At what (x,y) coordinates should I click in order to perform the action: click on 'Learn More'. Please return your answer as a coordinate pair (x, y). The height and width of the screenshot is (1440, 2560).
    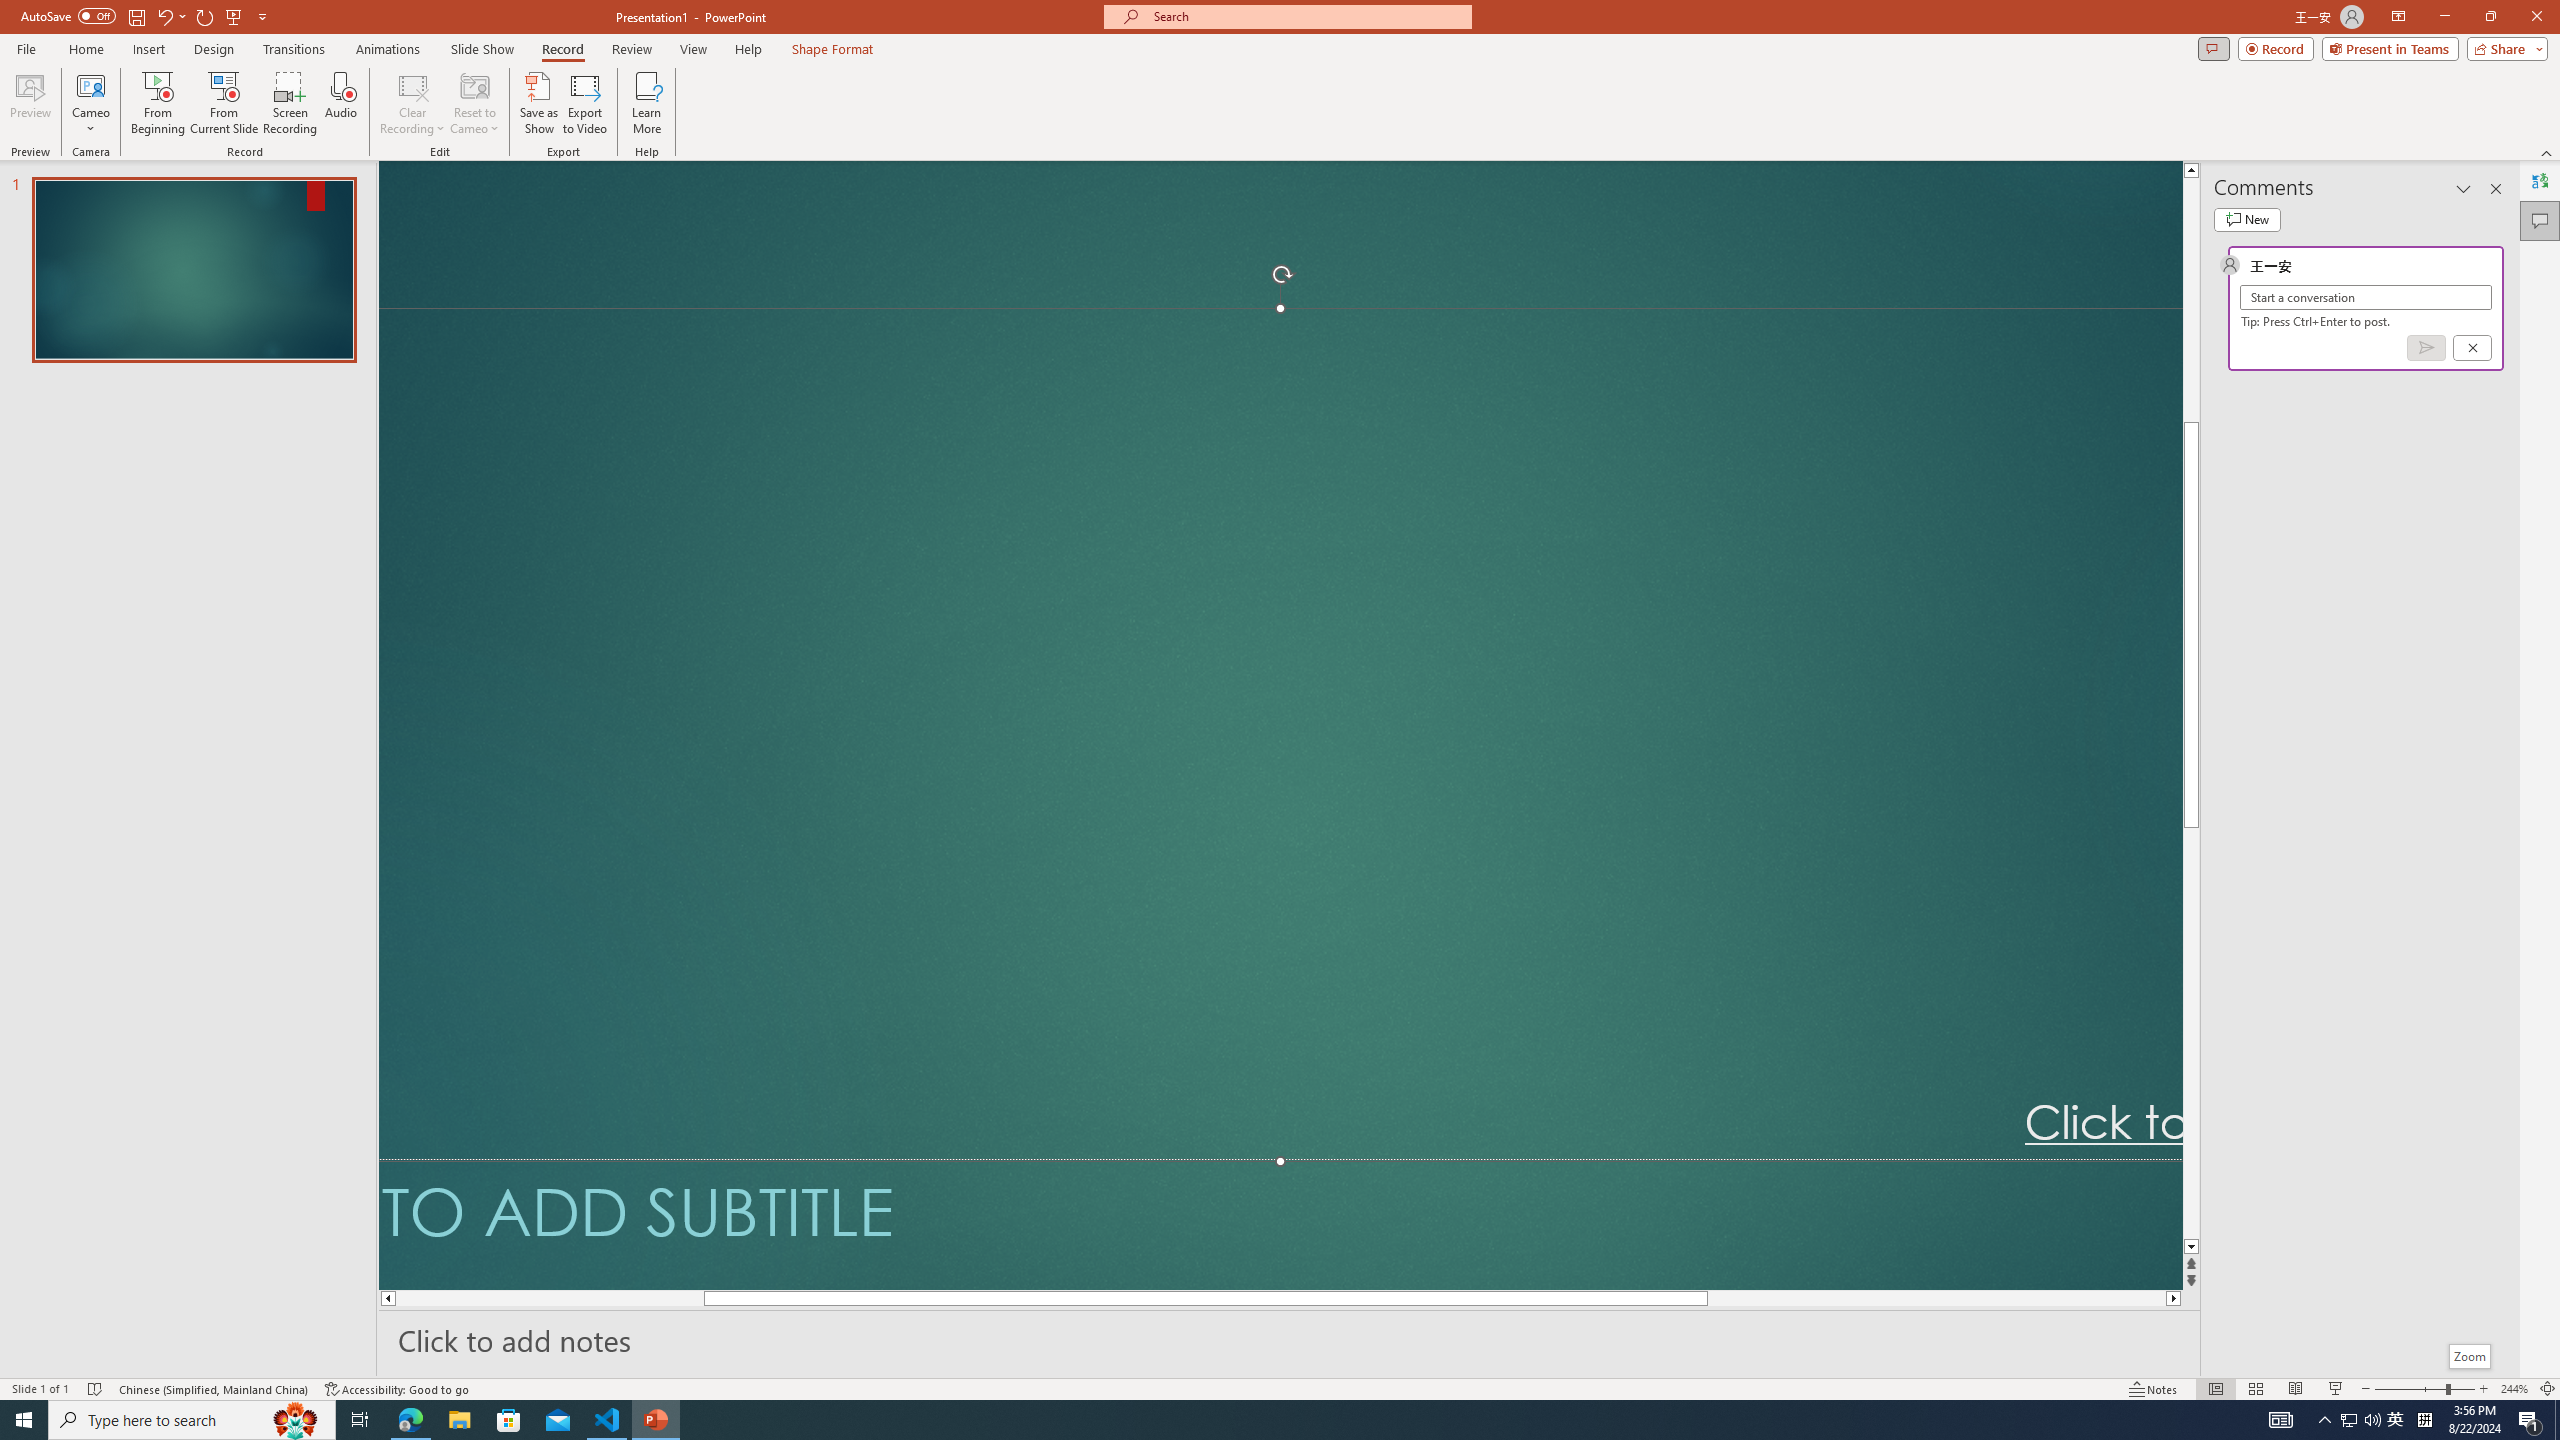
    Looking at the image, I should click on (647, 103).